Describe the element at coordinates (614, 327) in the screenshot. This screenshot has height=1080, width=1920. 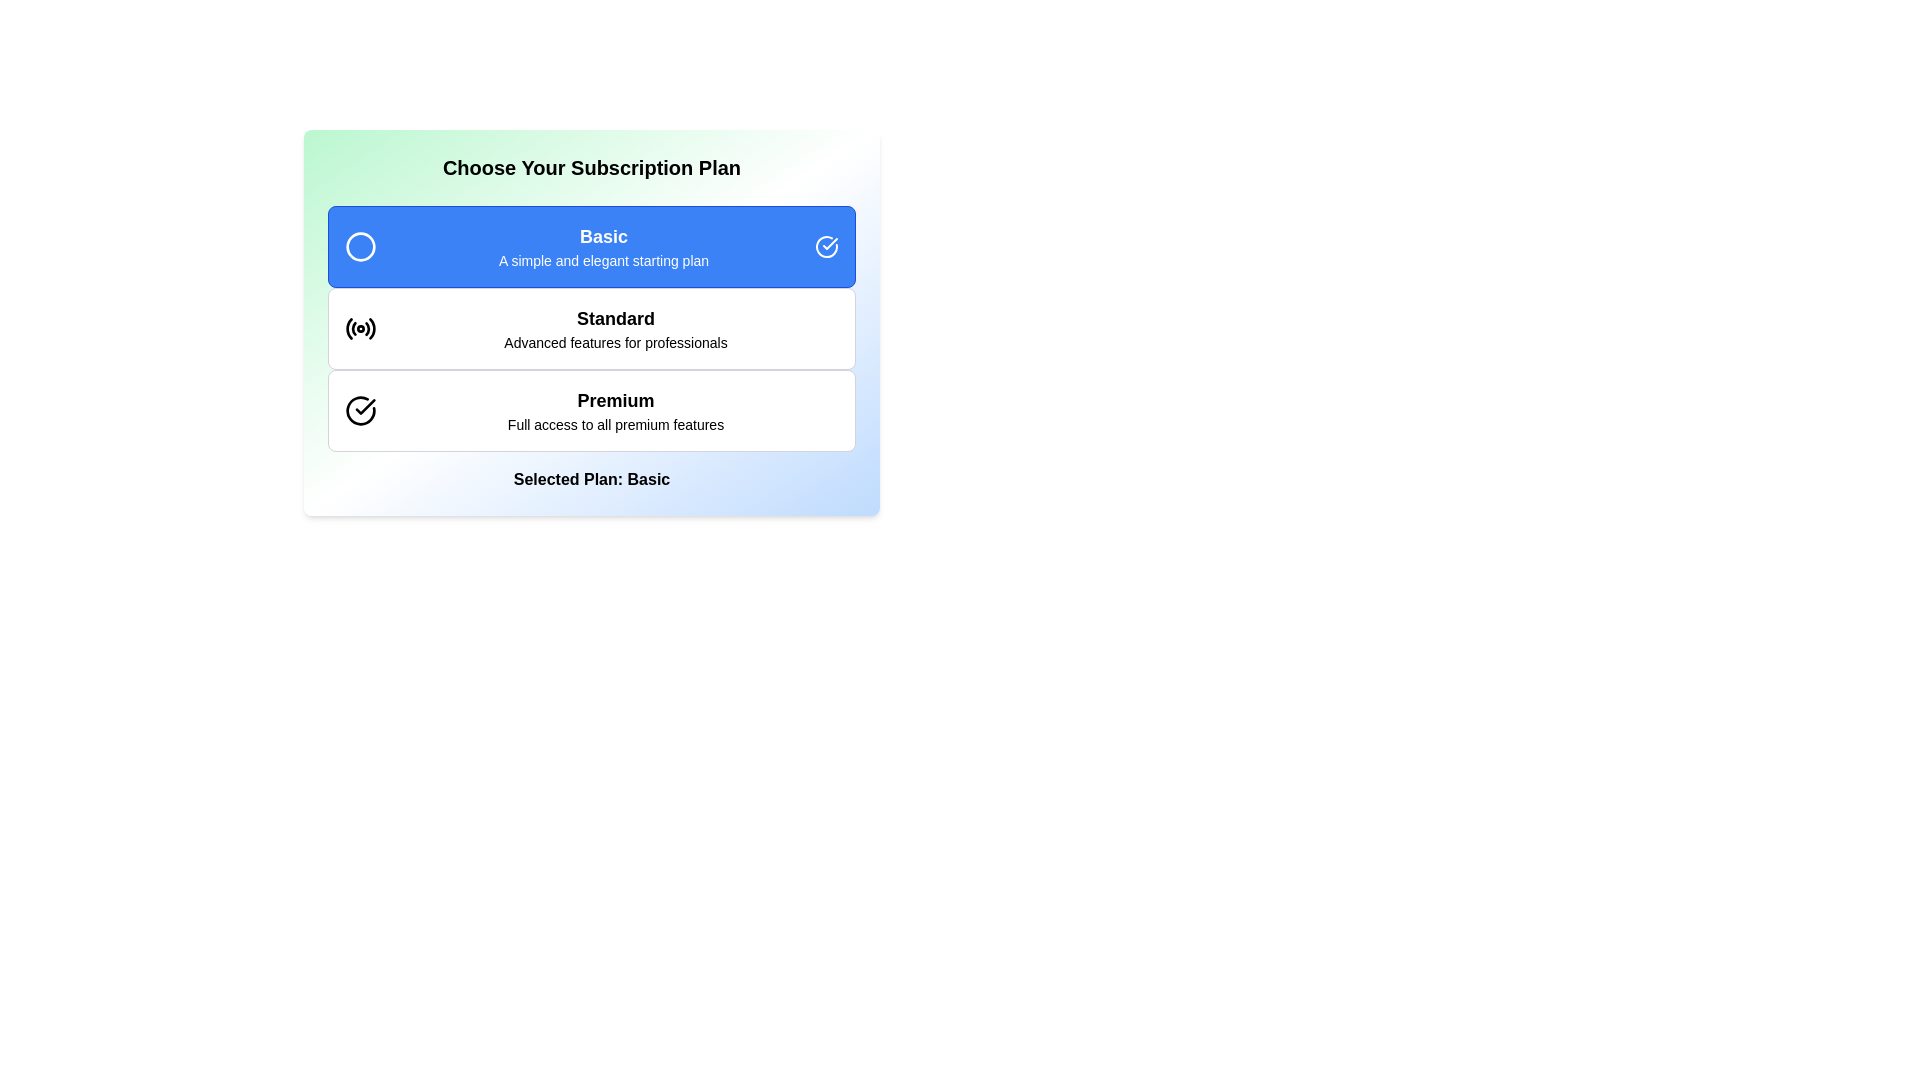
I see `the subscription plan option labeled 'Standard'` at that location.